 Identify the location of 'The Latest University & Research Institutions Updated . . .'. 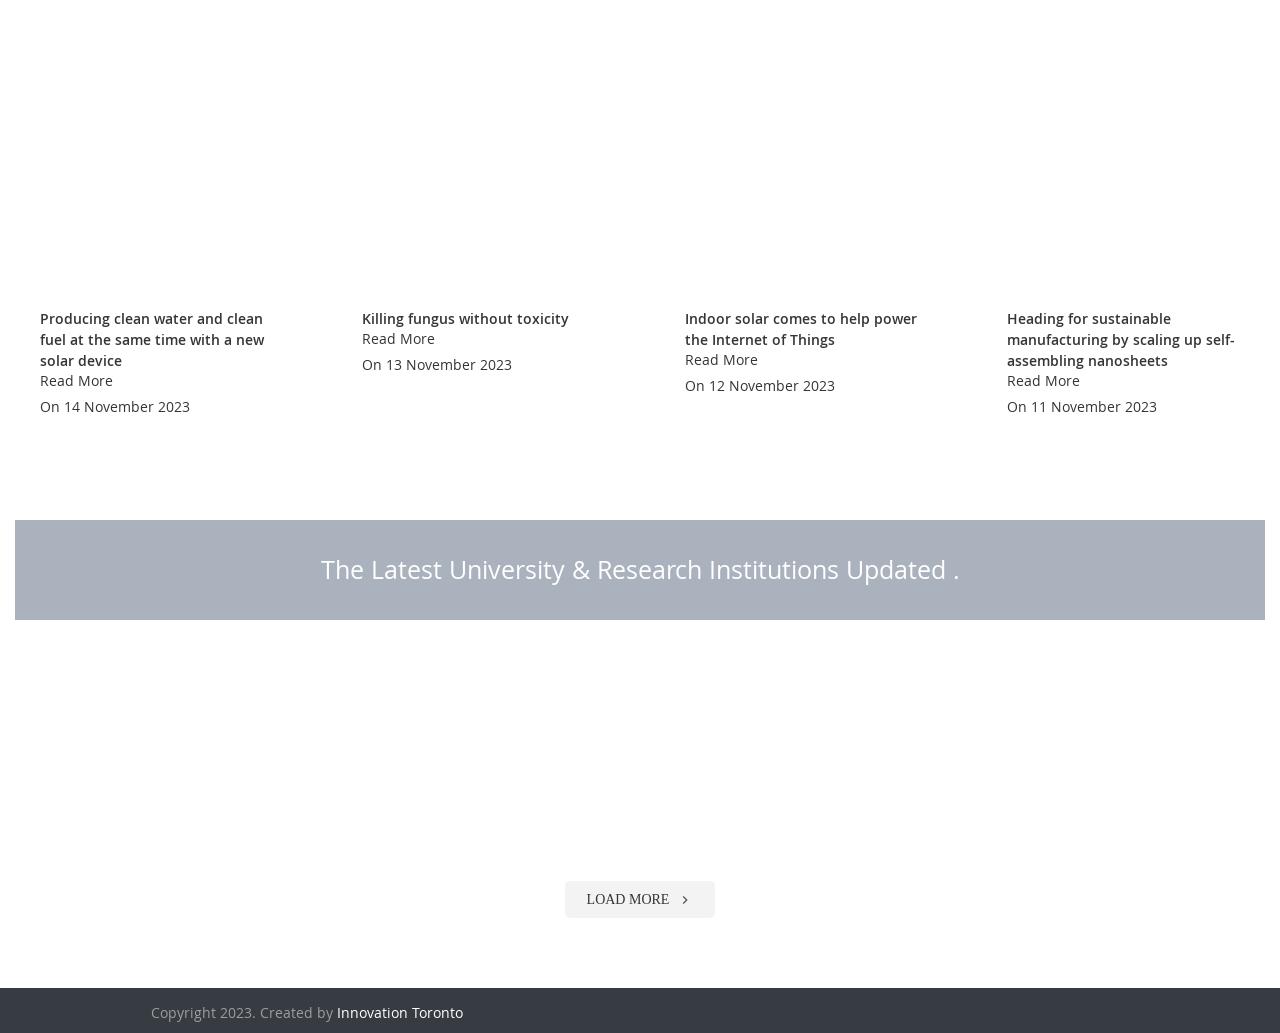
(638, 619).